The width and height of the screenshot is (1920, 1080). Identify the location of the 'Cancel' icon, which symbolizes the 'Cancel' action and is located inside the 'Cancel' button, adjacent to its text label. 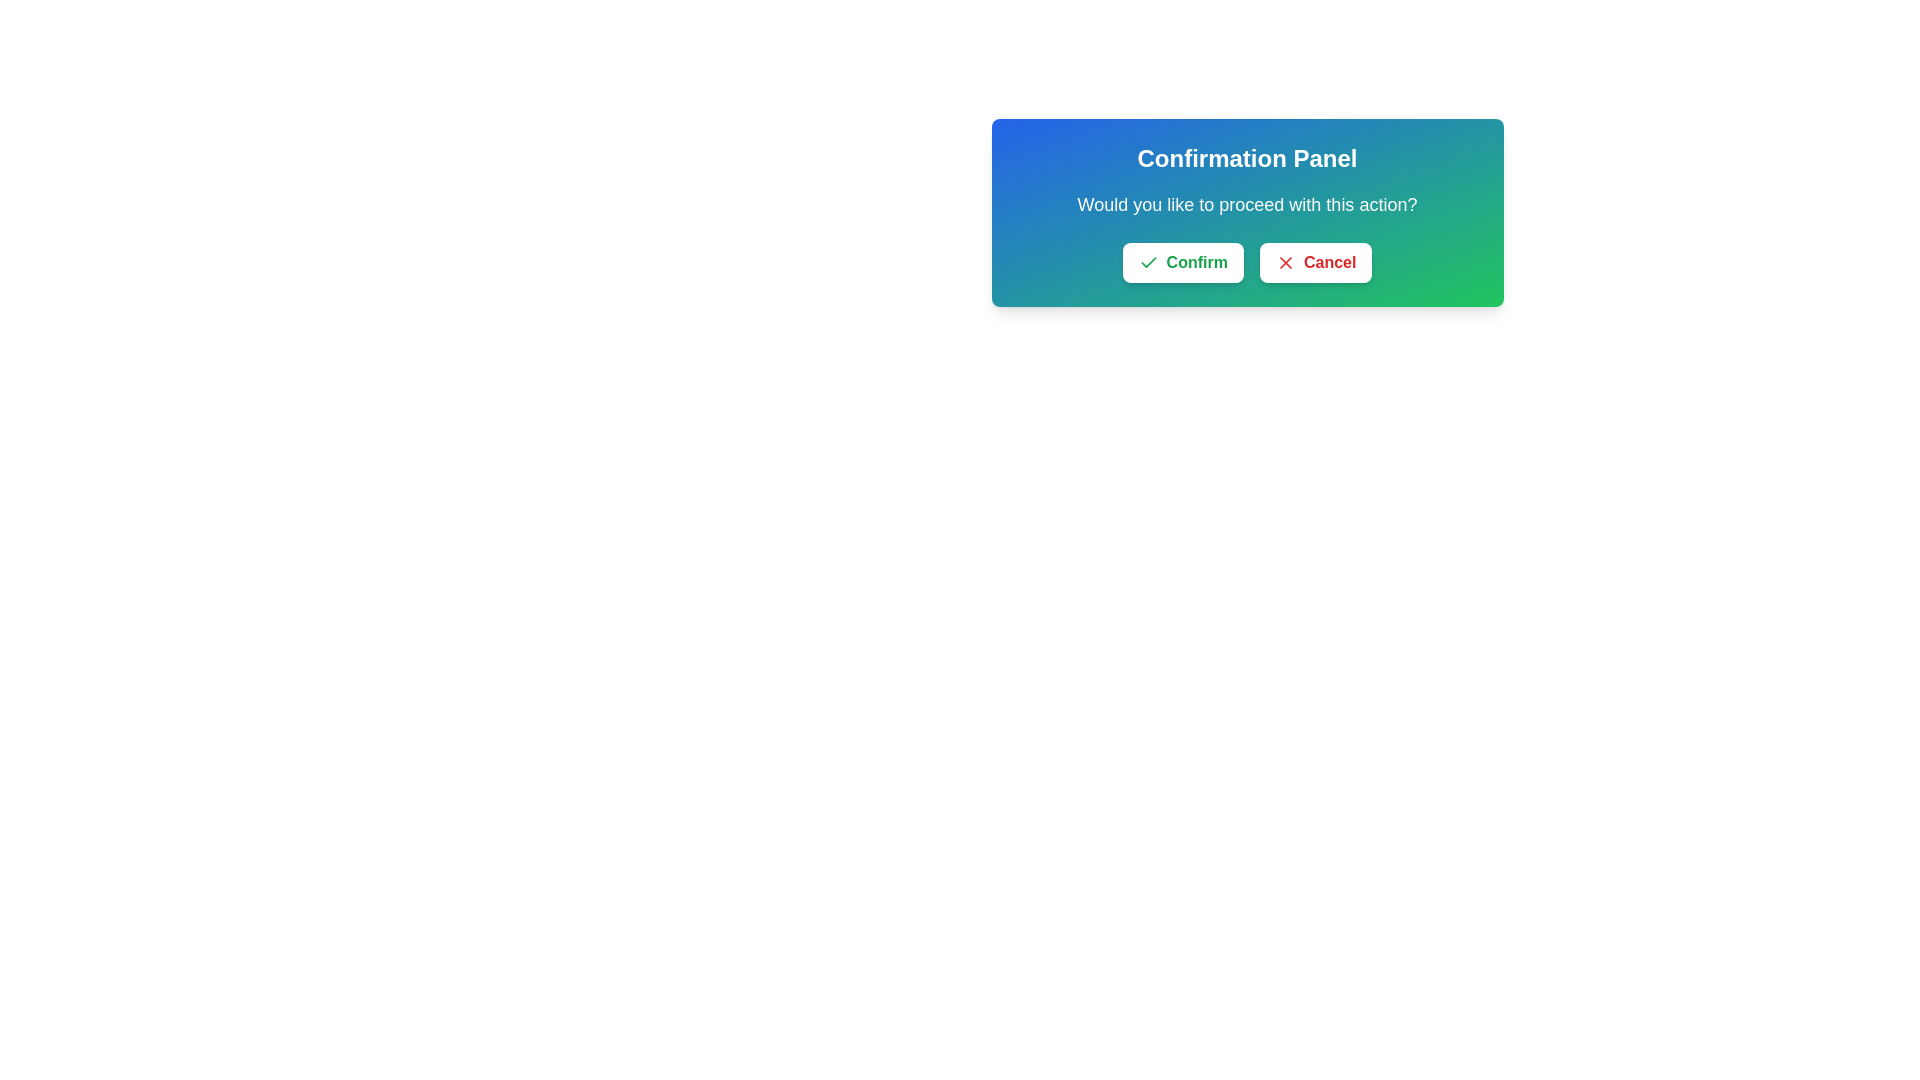
(1286, 261).